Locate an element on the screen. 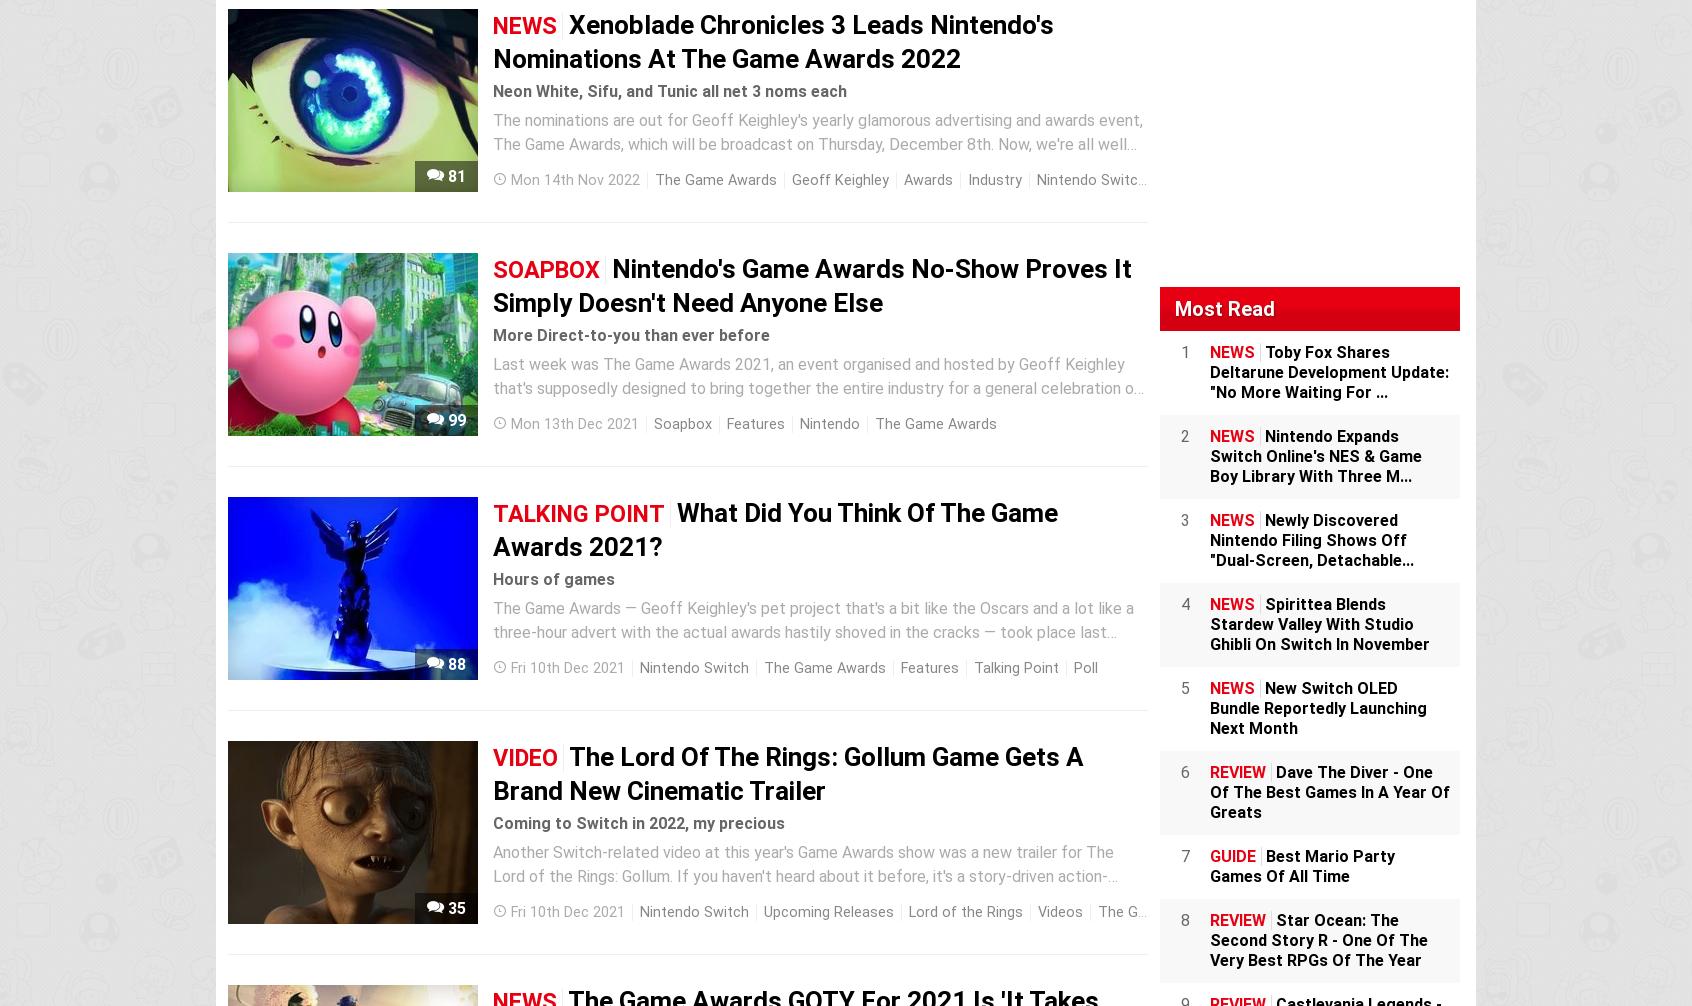 Image resolution: width=1692 pixels, height=1006 pixels. 'Most Read' is located at coordinates (1225, 307).